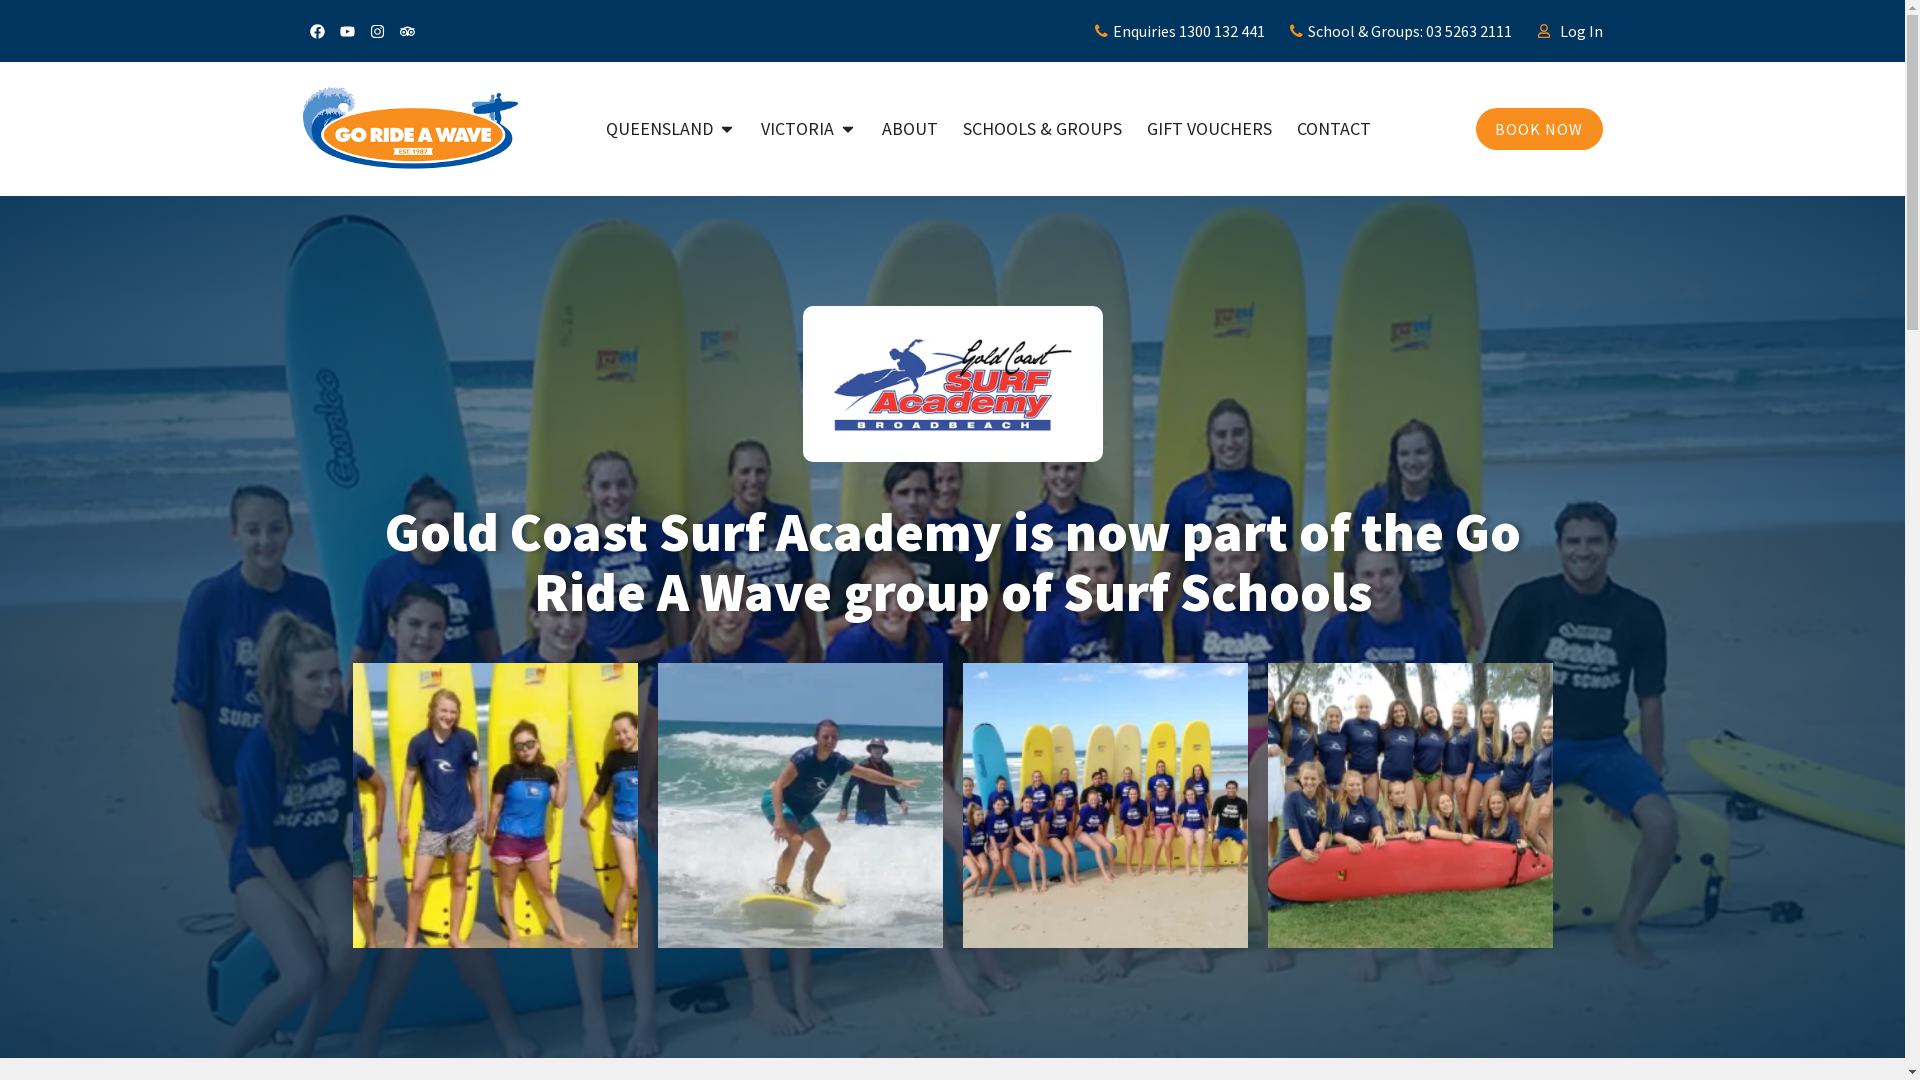  Describe the element at coordinates (1538, 128) in the screenshot. I see `'BOOK NOW'` at that location.